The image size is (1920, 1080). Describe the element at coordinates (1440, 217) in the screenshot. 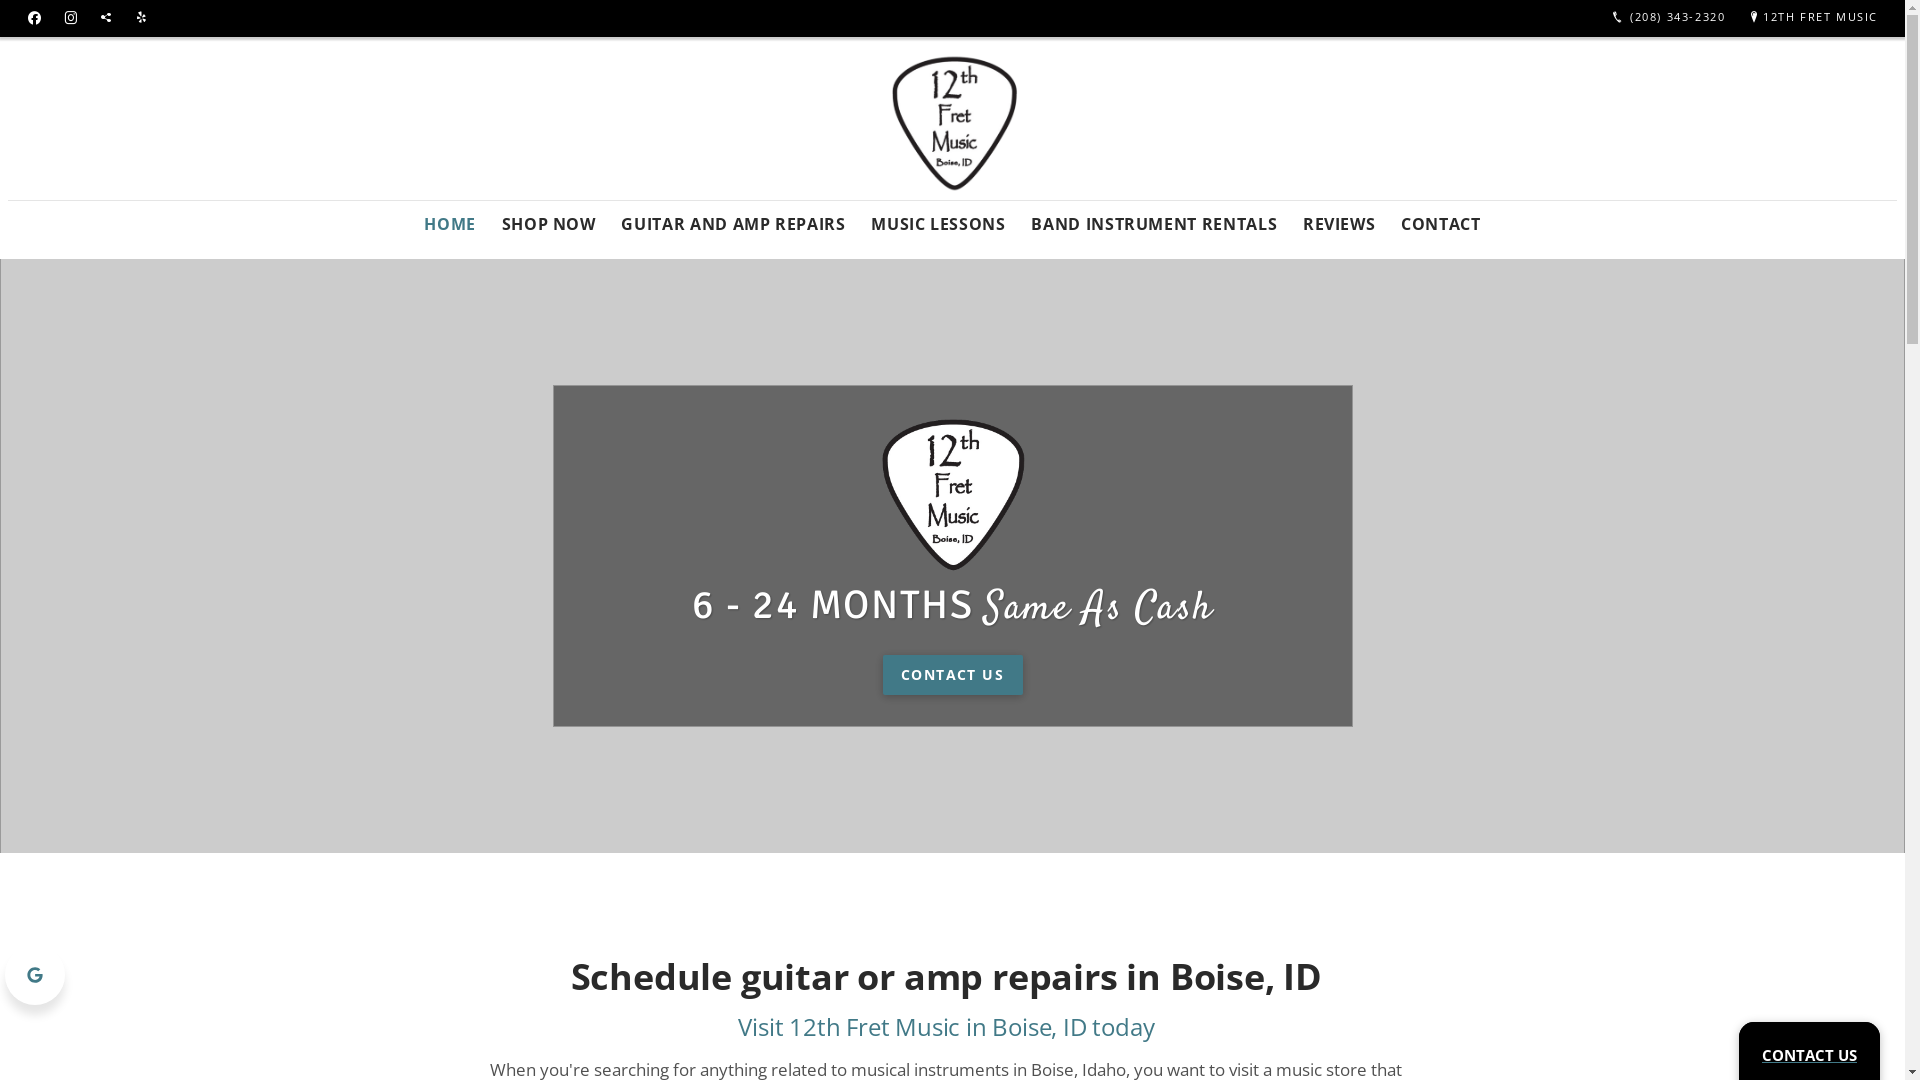

I see `'CONTACT'` at that location.